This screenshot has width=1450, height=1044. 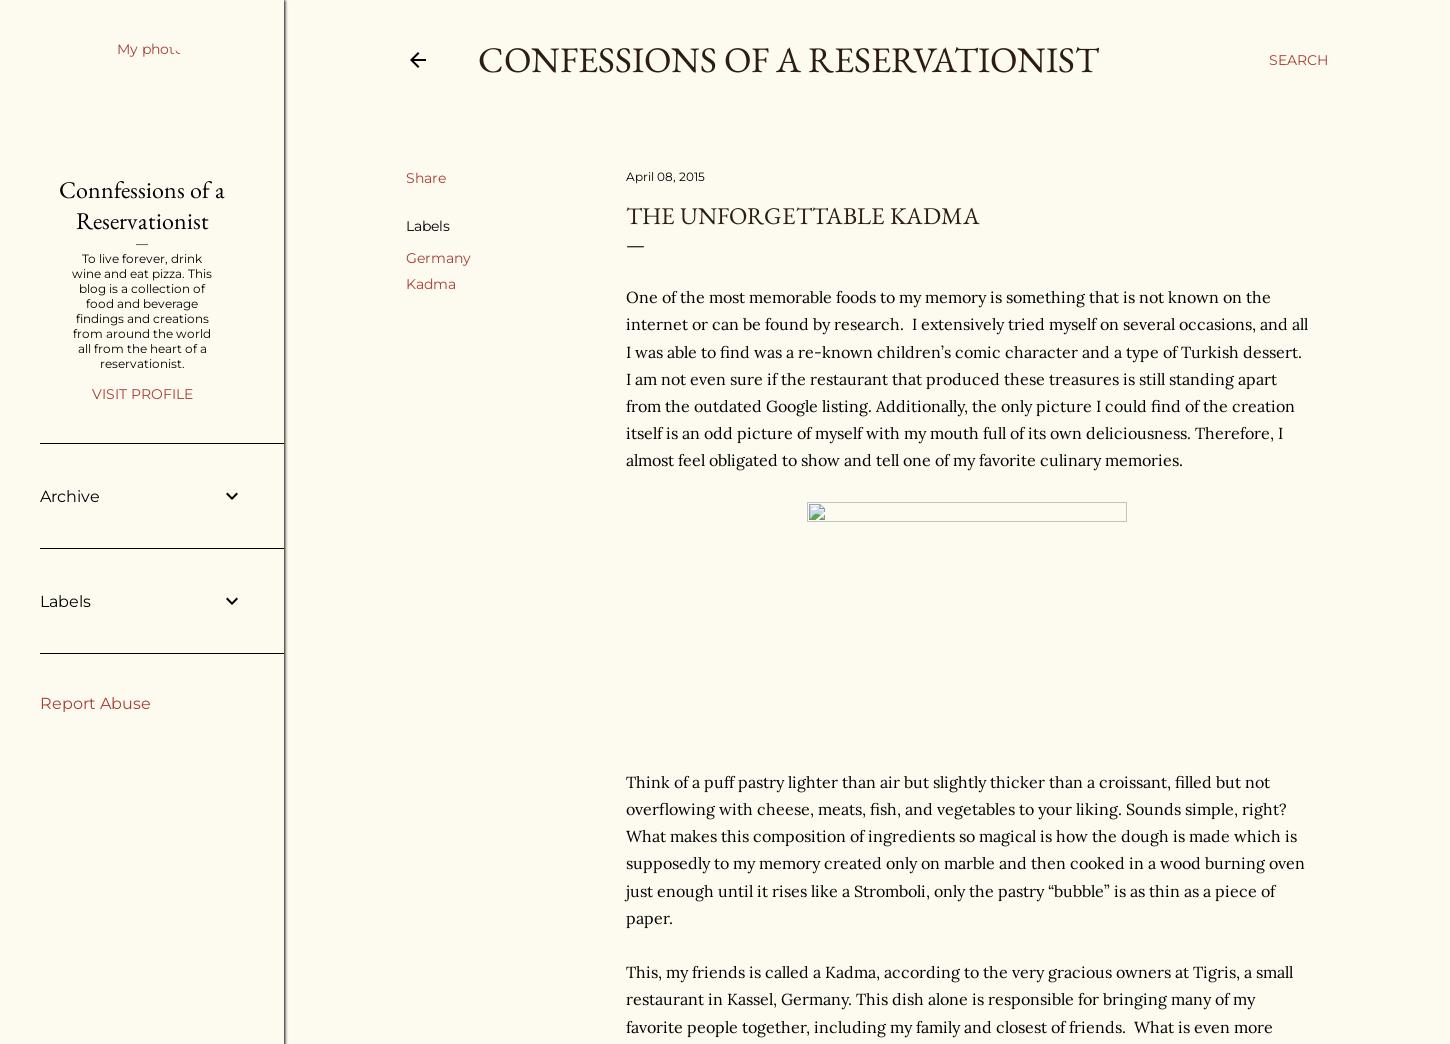 I want to click on 'Kadma', so click(x=405, y=282).